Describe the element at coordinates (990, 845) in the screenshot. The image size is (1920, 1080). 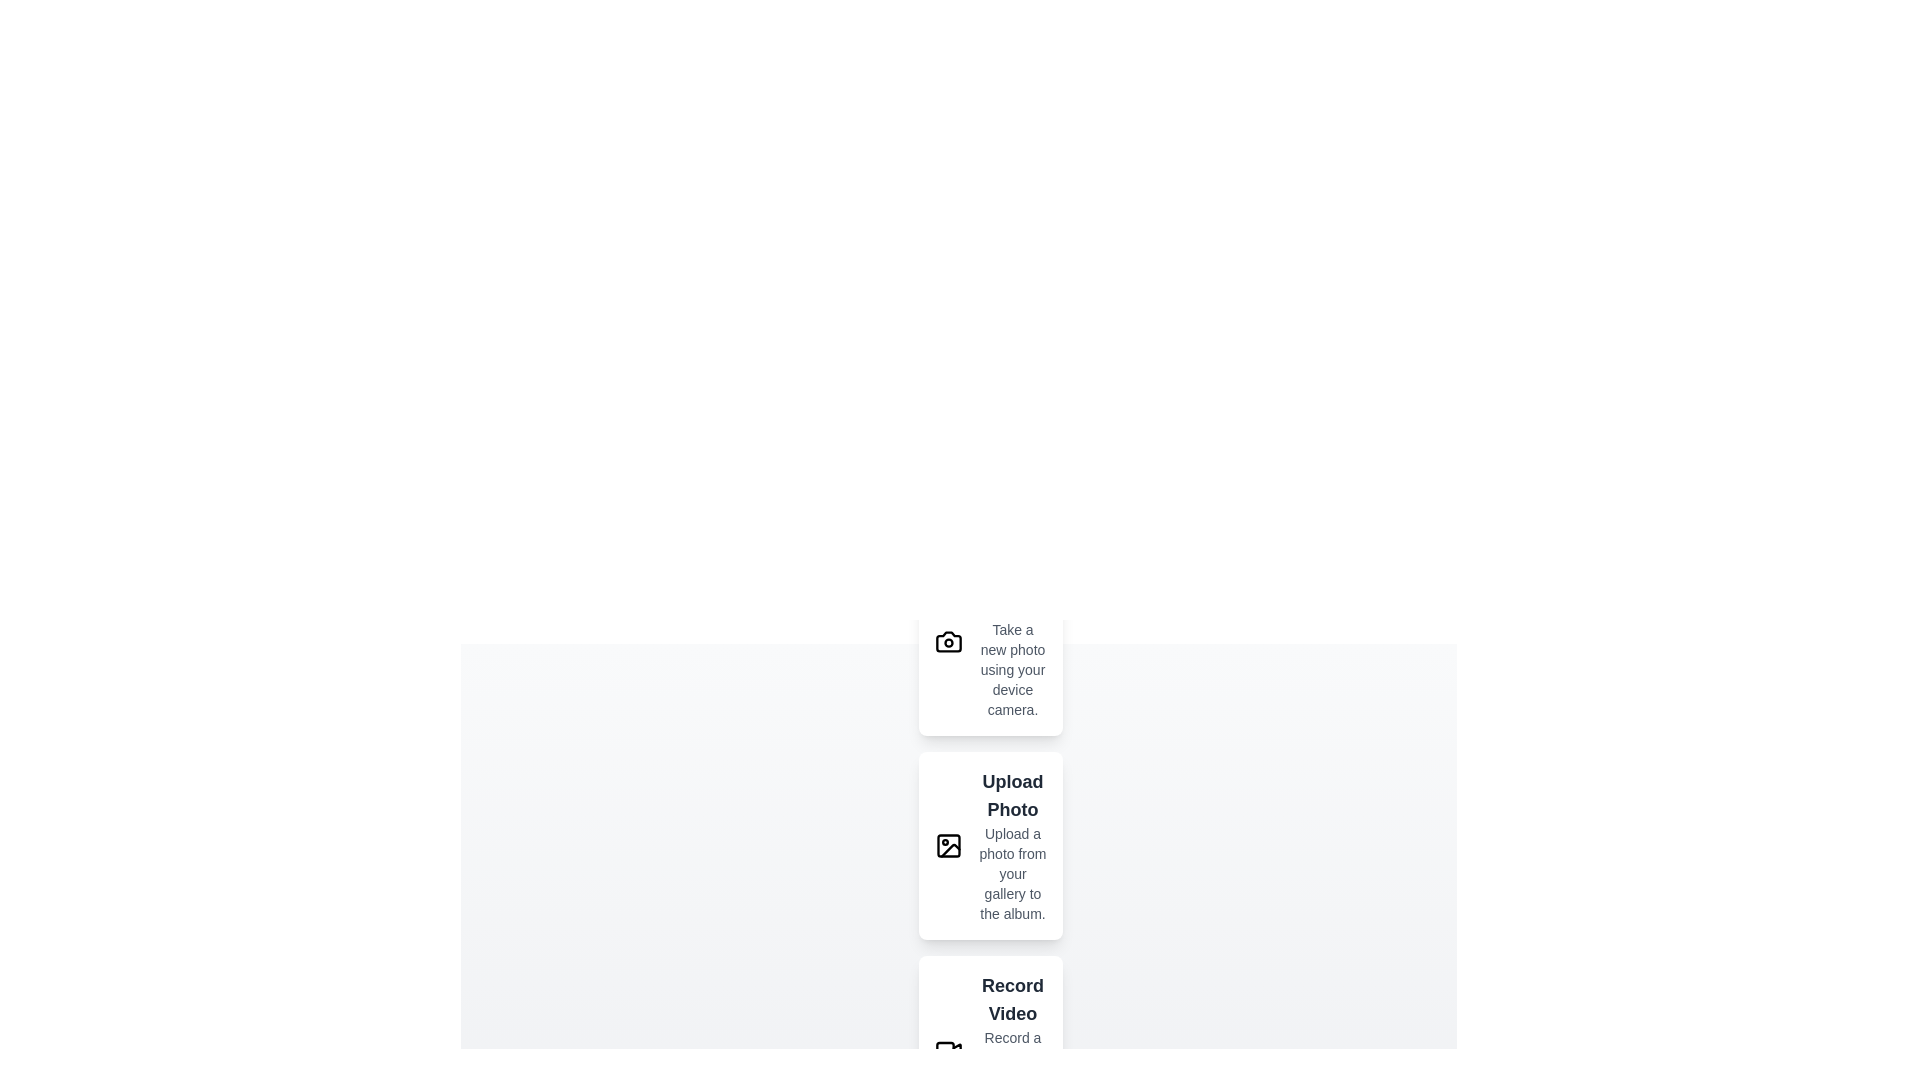
I see `the action described by Upload Photo` at that location.